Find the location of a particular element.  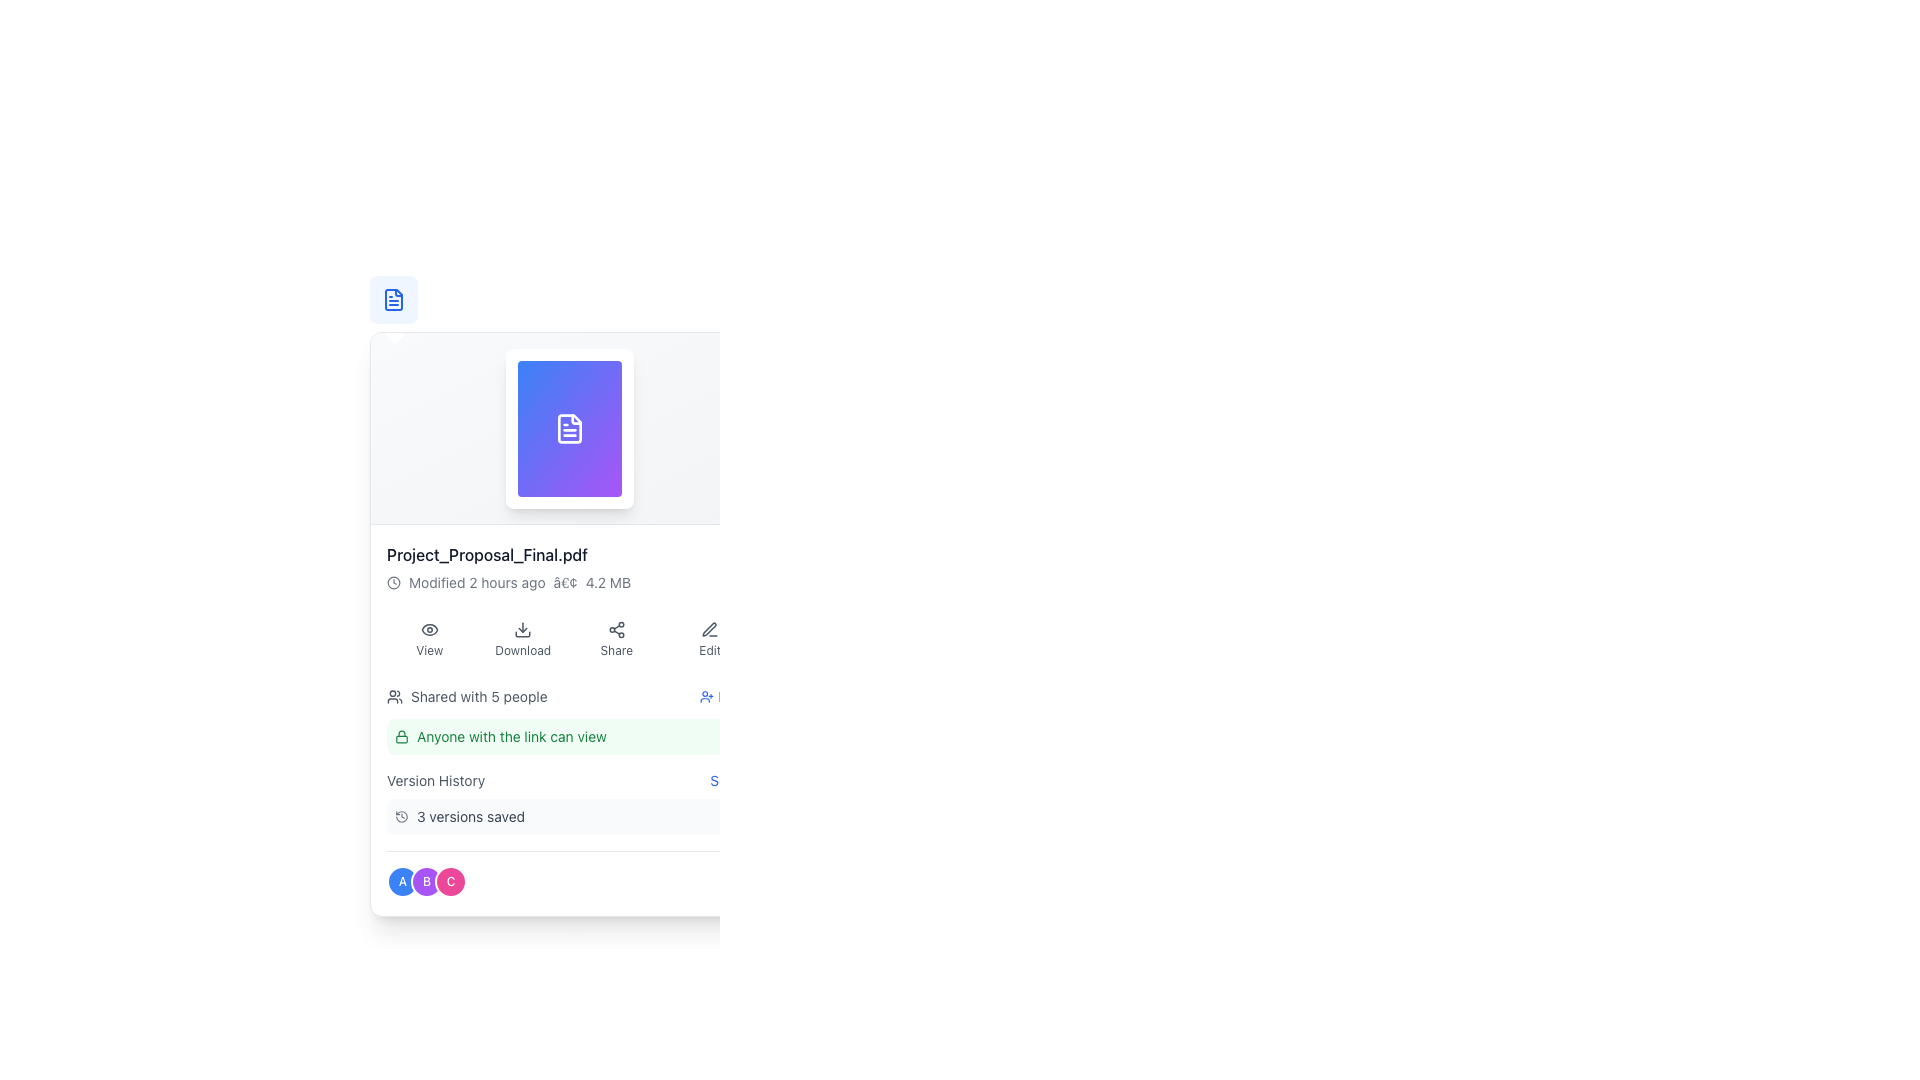

the invite button located on the right side of the section displaying 'Shared with 5 people' to invite a user is located at coordinates (725, 696).